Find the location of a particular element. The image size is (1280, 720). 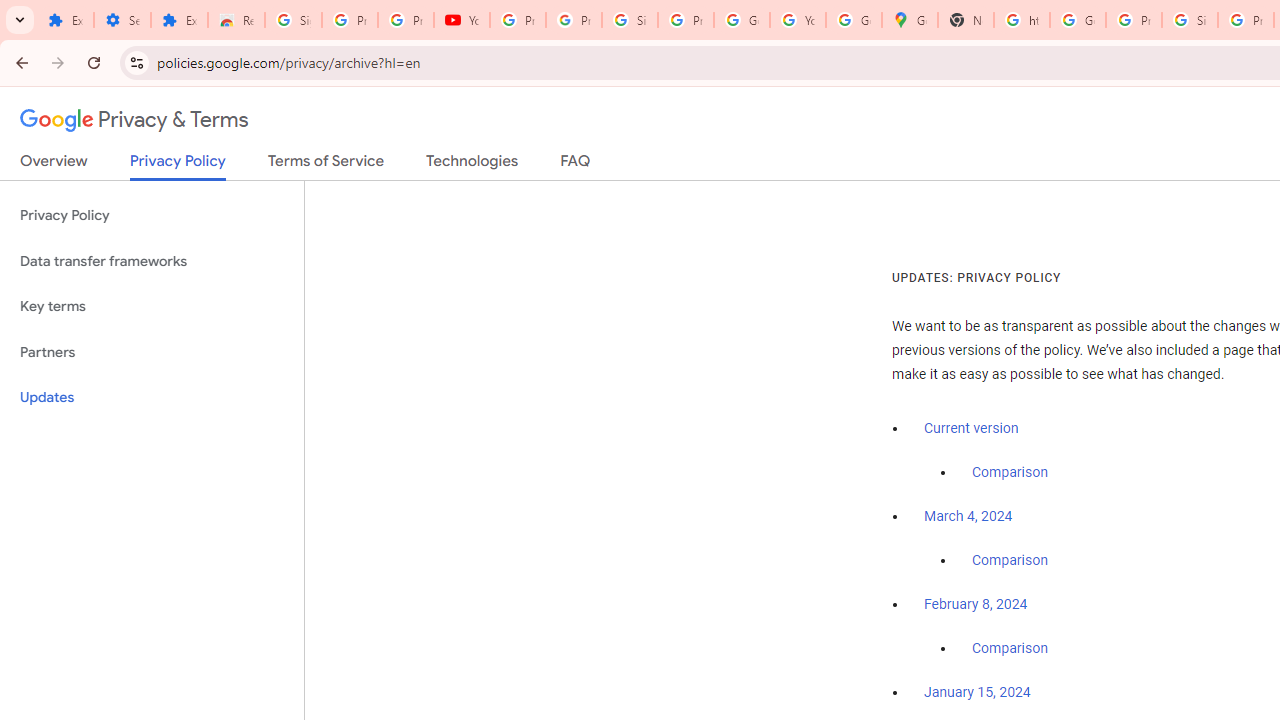

'YouTube' is located at coordinates (461, 20).